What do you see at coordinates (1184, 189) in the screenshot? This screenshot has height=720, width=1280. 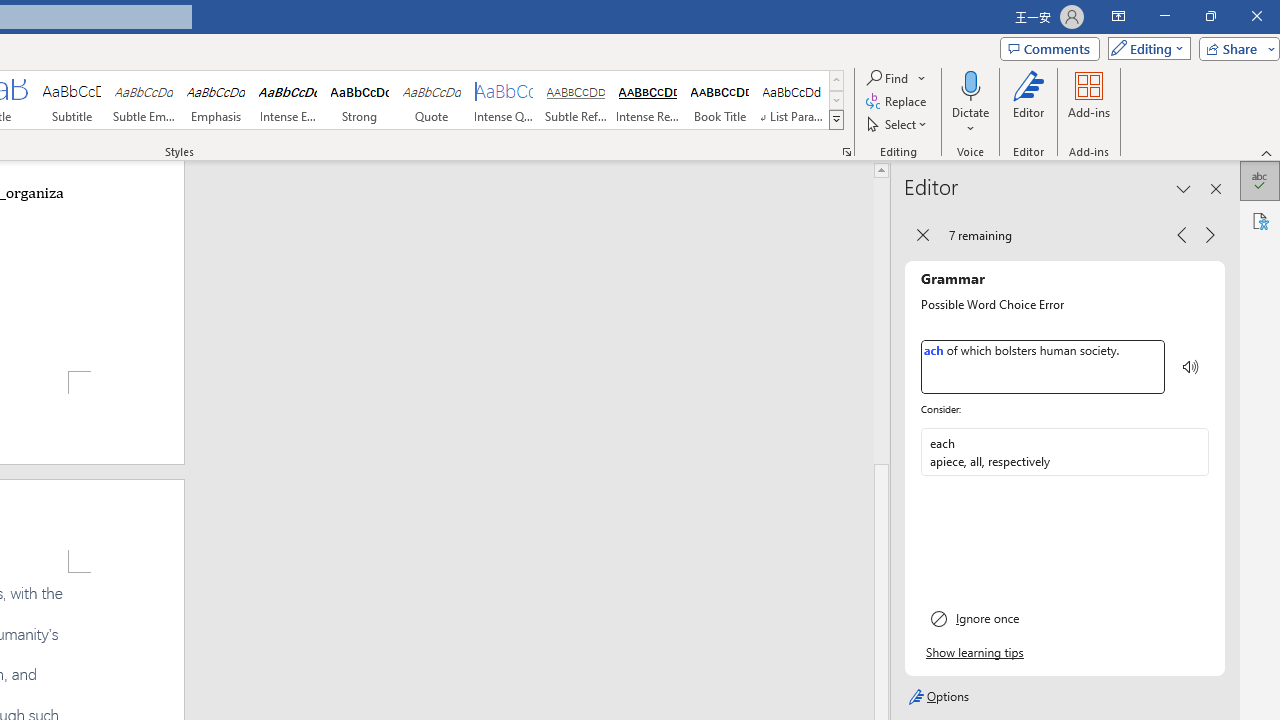 I see `'Task Pane Options'` at bounding box center [1184, 189].